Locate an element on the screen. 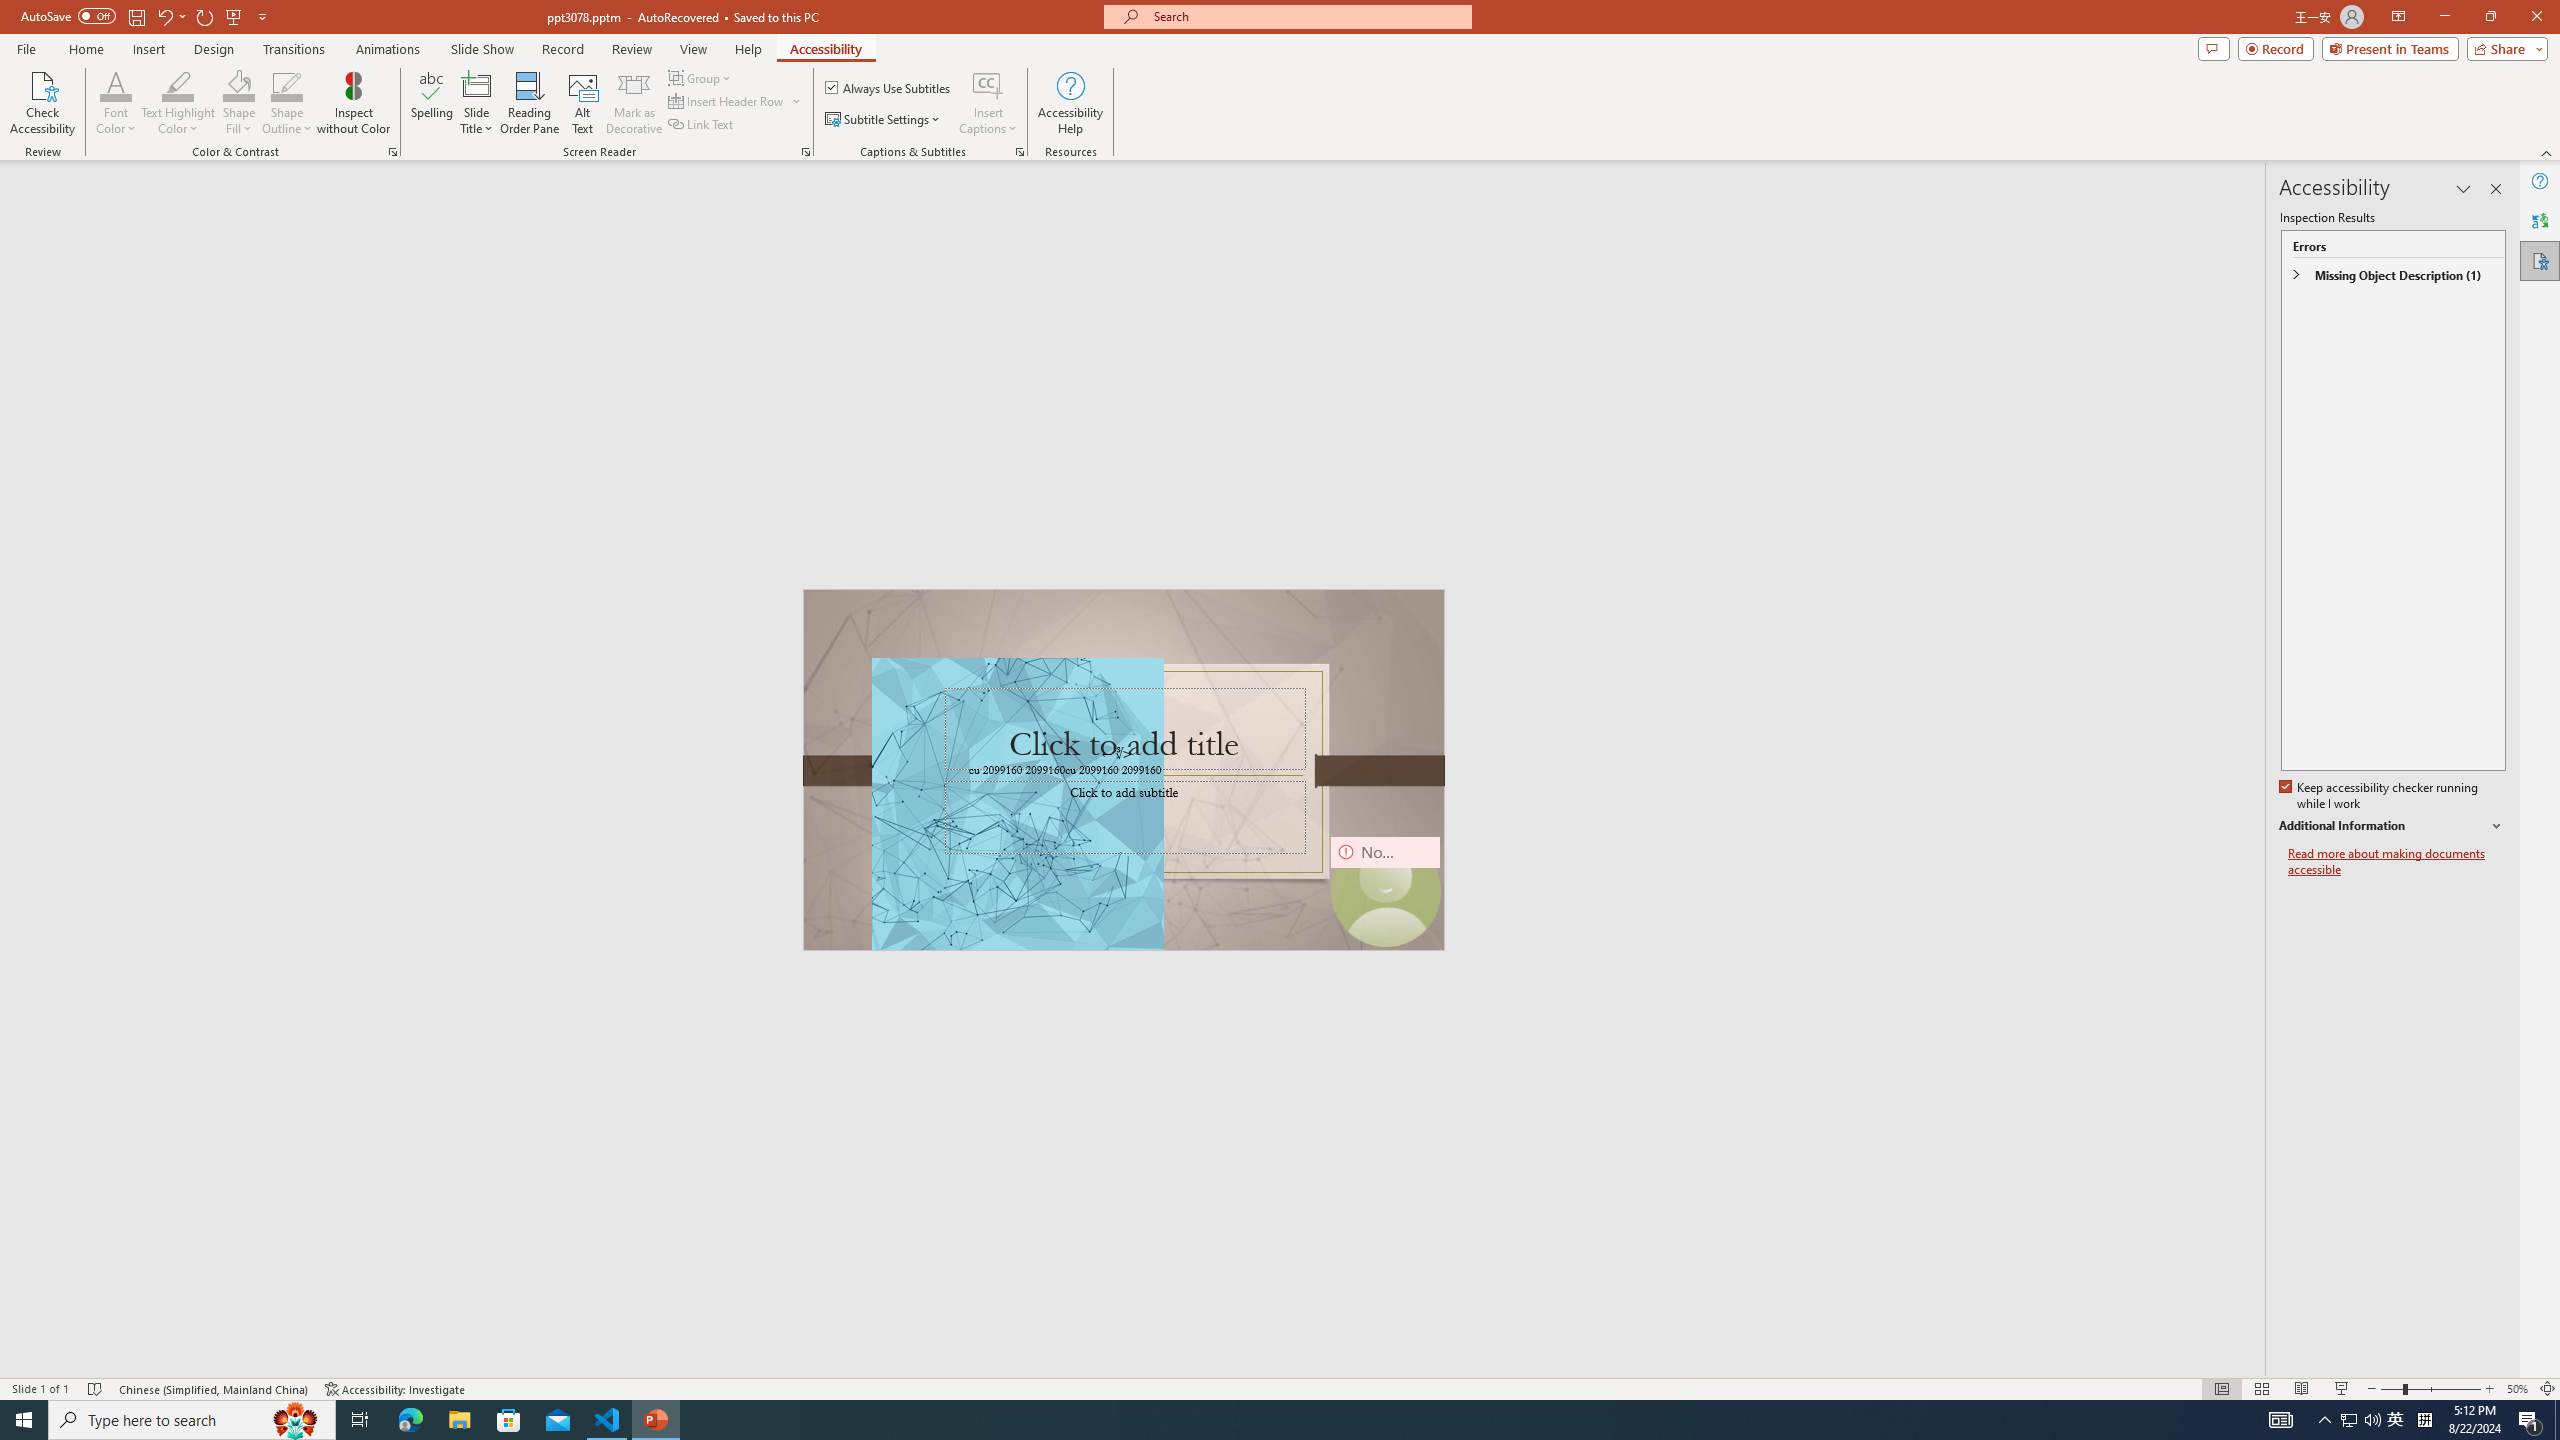 This screenshot has height=1440, width=2560. 'Insert Header Row' is located at coordinates (735, 99).